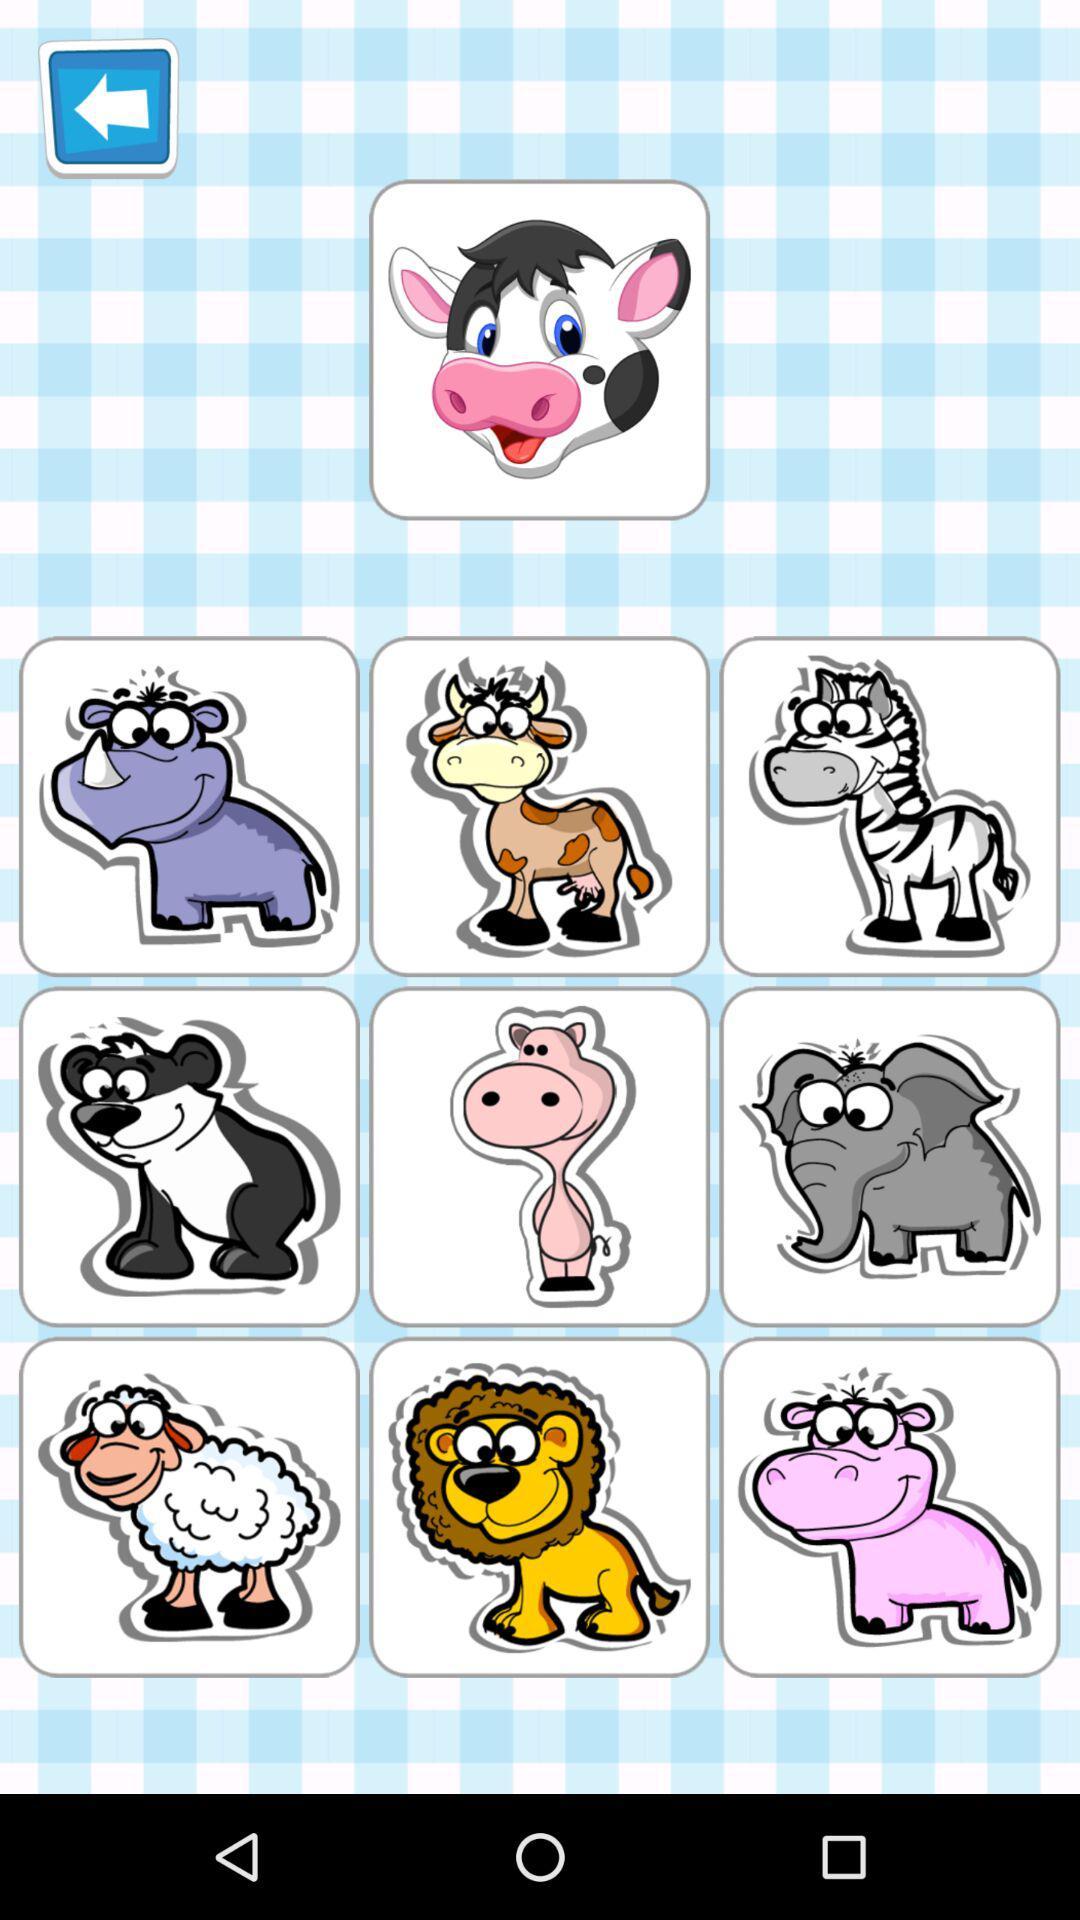  What do you see at coordinates (538, 349) in the screenshot?
I see `animal face` at bounding box center [538, 349].